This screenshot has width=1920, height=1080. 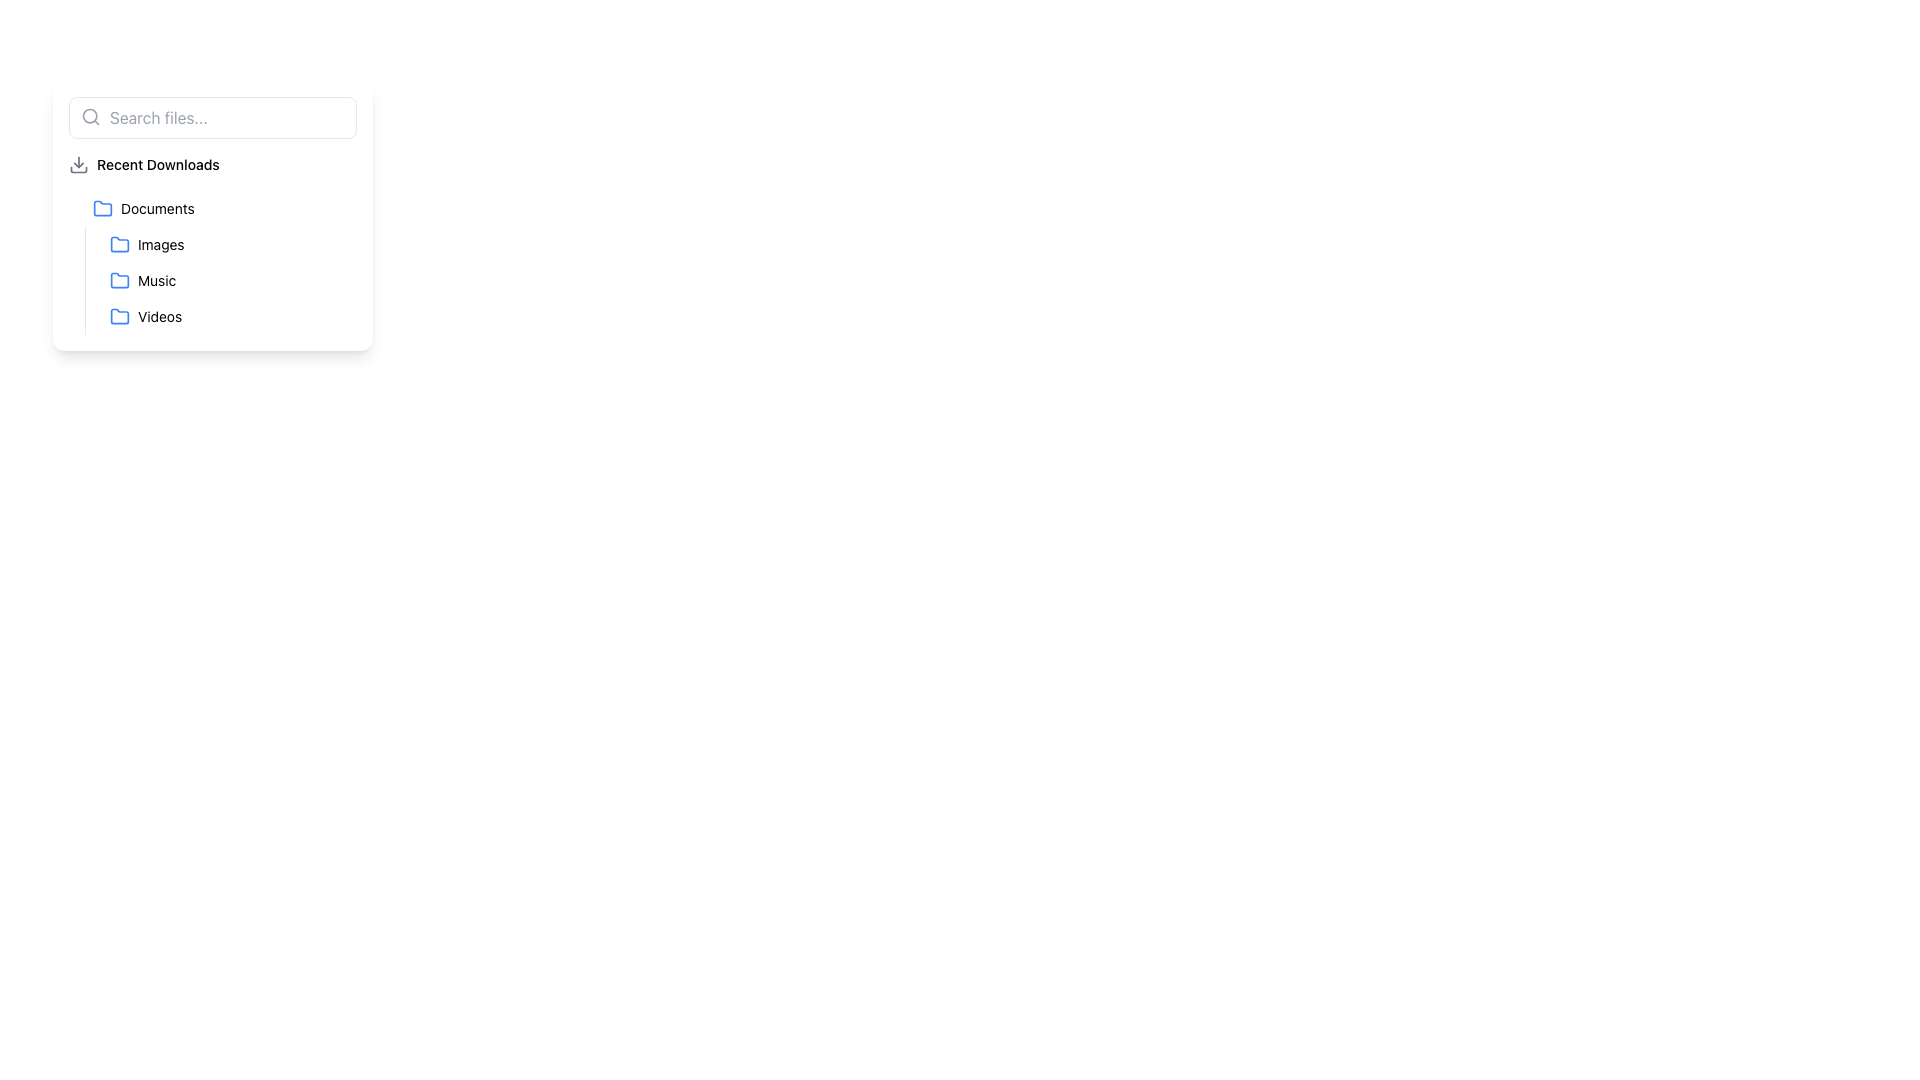 I want to click on the folder icon with a blue outline located in the 'Recent Downloads' section of the file explorer, adjacent to the 'Documents' label, so click(x=101, y=208).